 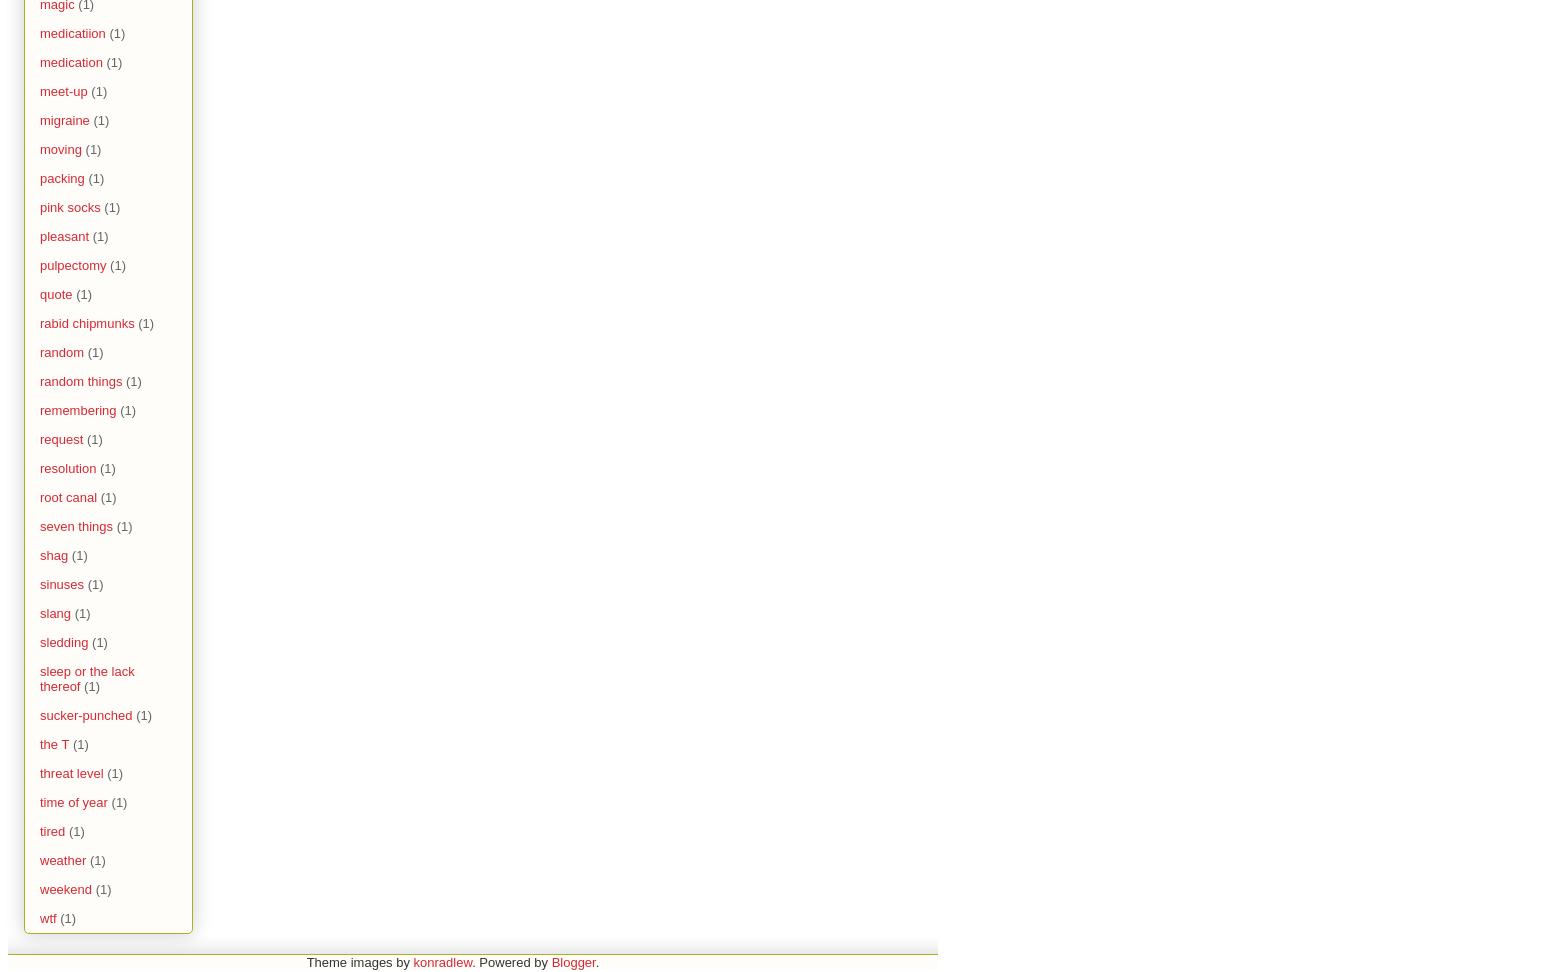 I want to click on 'remembering', so click(x=40, y=410).